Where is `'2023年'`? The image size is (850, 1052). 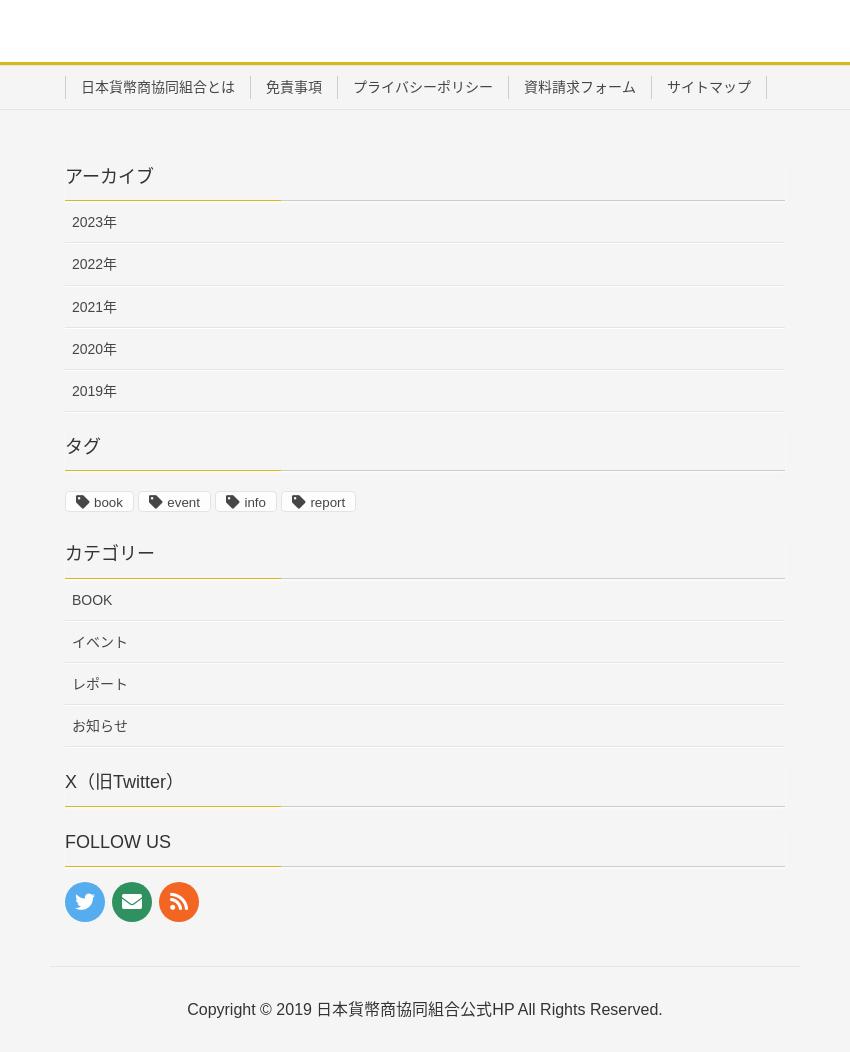
'2023年' is located at coordinates (93, 220).